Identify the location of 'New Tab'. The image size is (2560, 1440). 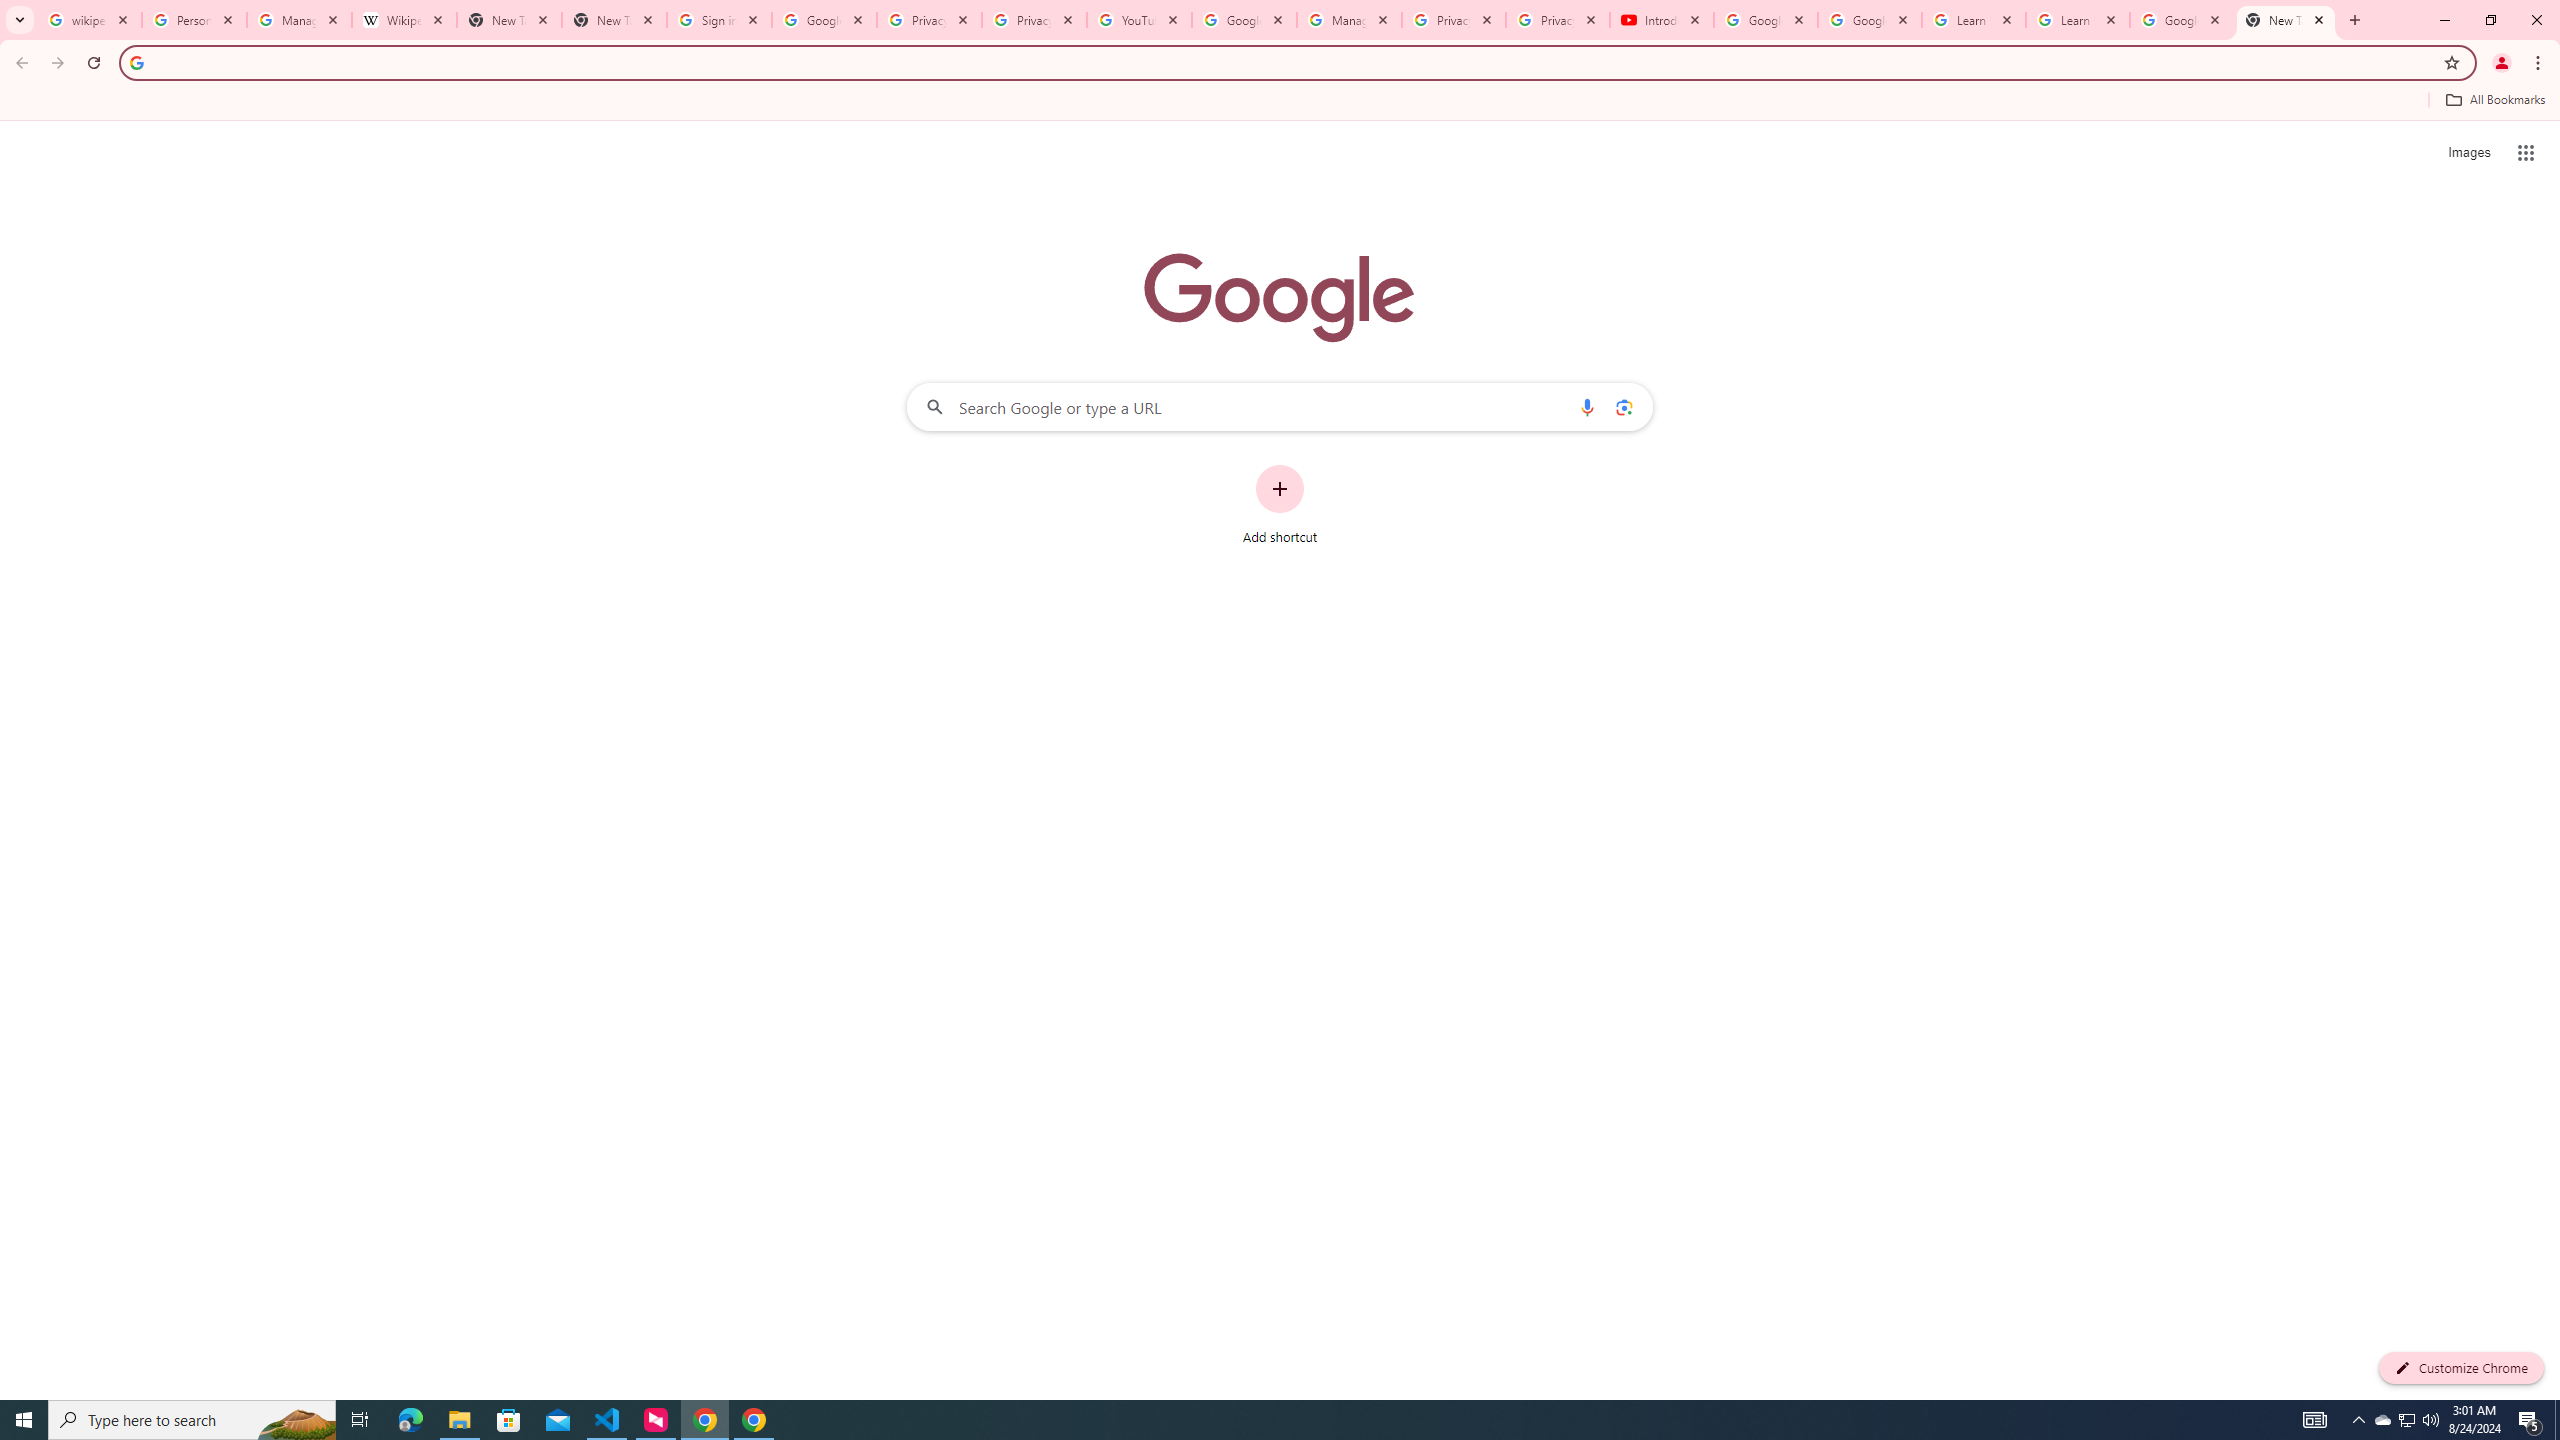
(2286, 19).